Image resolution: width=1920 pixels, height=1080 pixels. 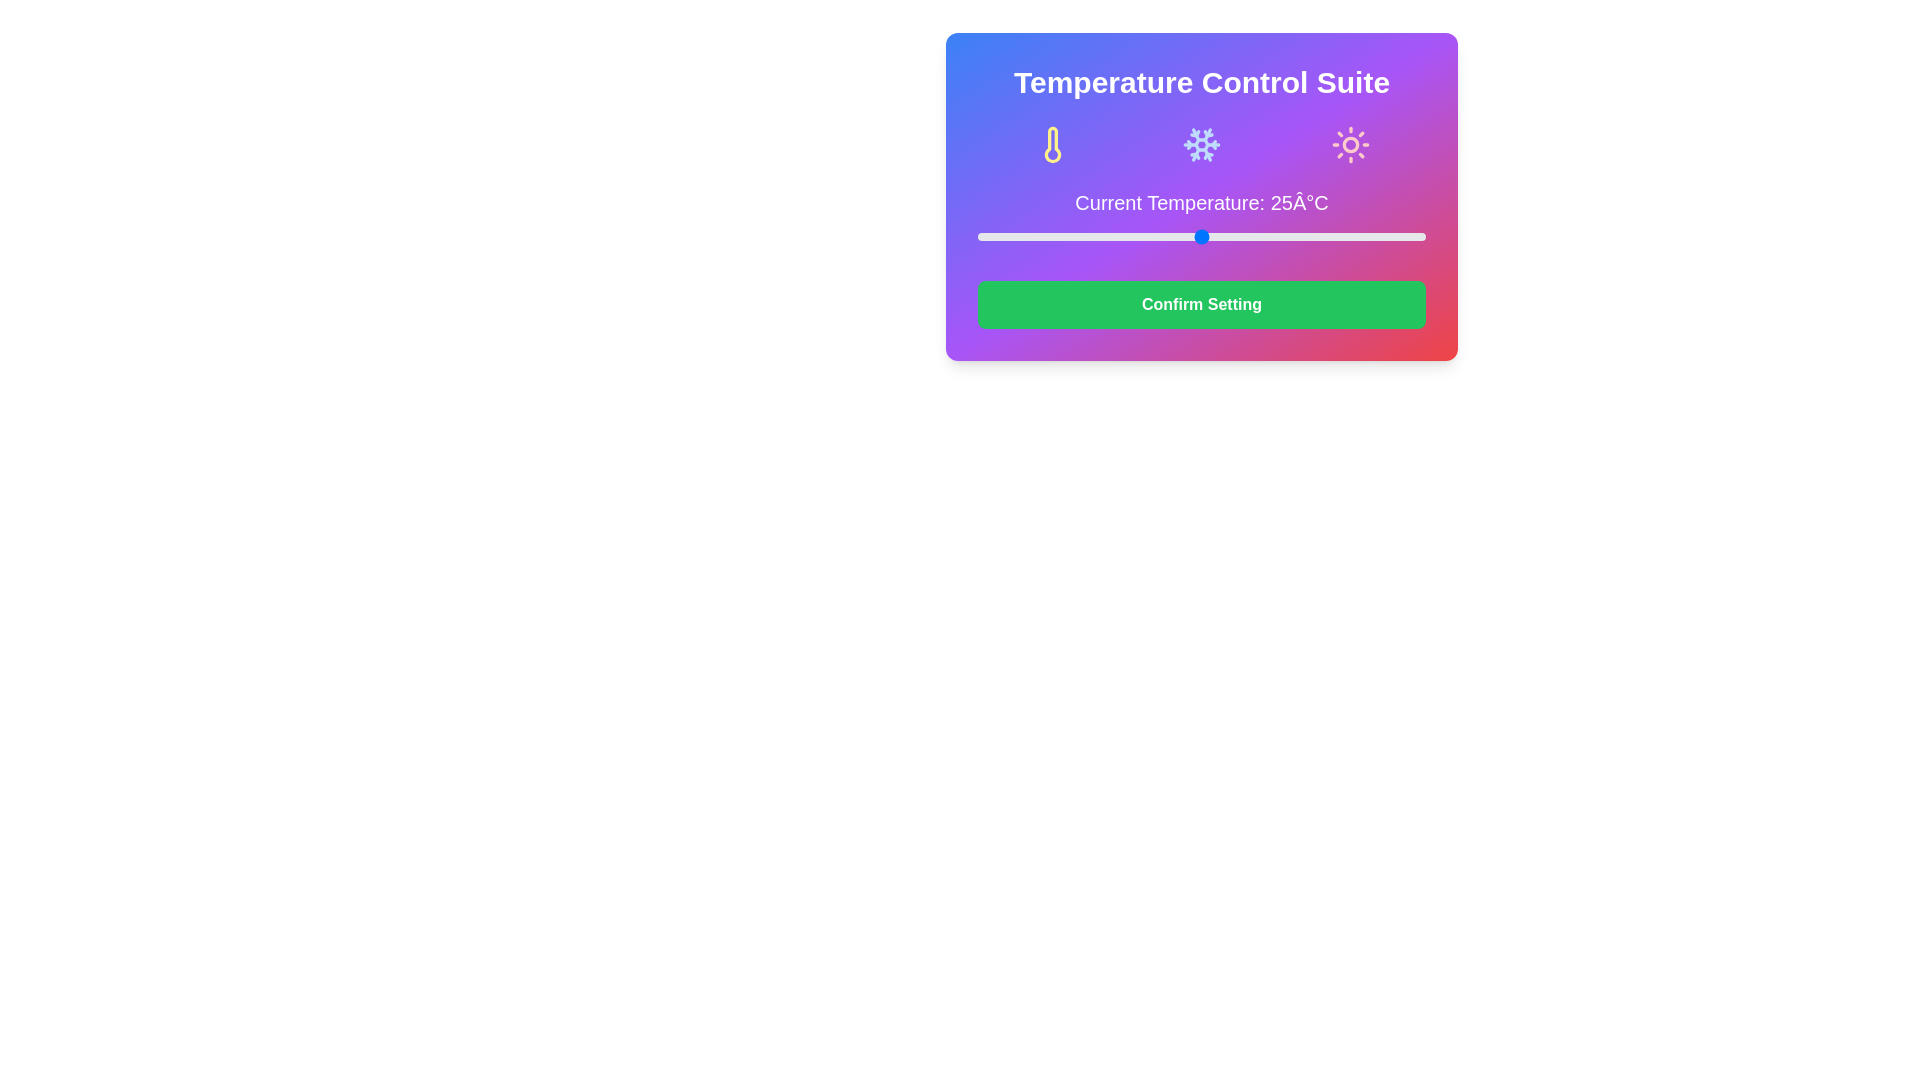 What do you see at coordinates (1291, 235) in the screenshot?
I see `the temperature slider to set the temperature to 35°C` at bounding box center [1291, 235].